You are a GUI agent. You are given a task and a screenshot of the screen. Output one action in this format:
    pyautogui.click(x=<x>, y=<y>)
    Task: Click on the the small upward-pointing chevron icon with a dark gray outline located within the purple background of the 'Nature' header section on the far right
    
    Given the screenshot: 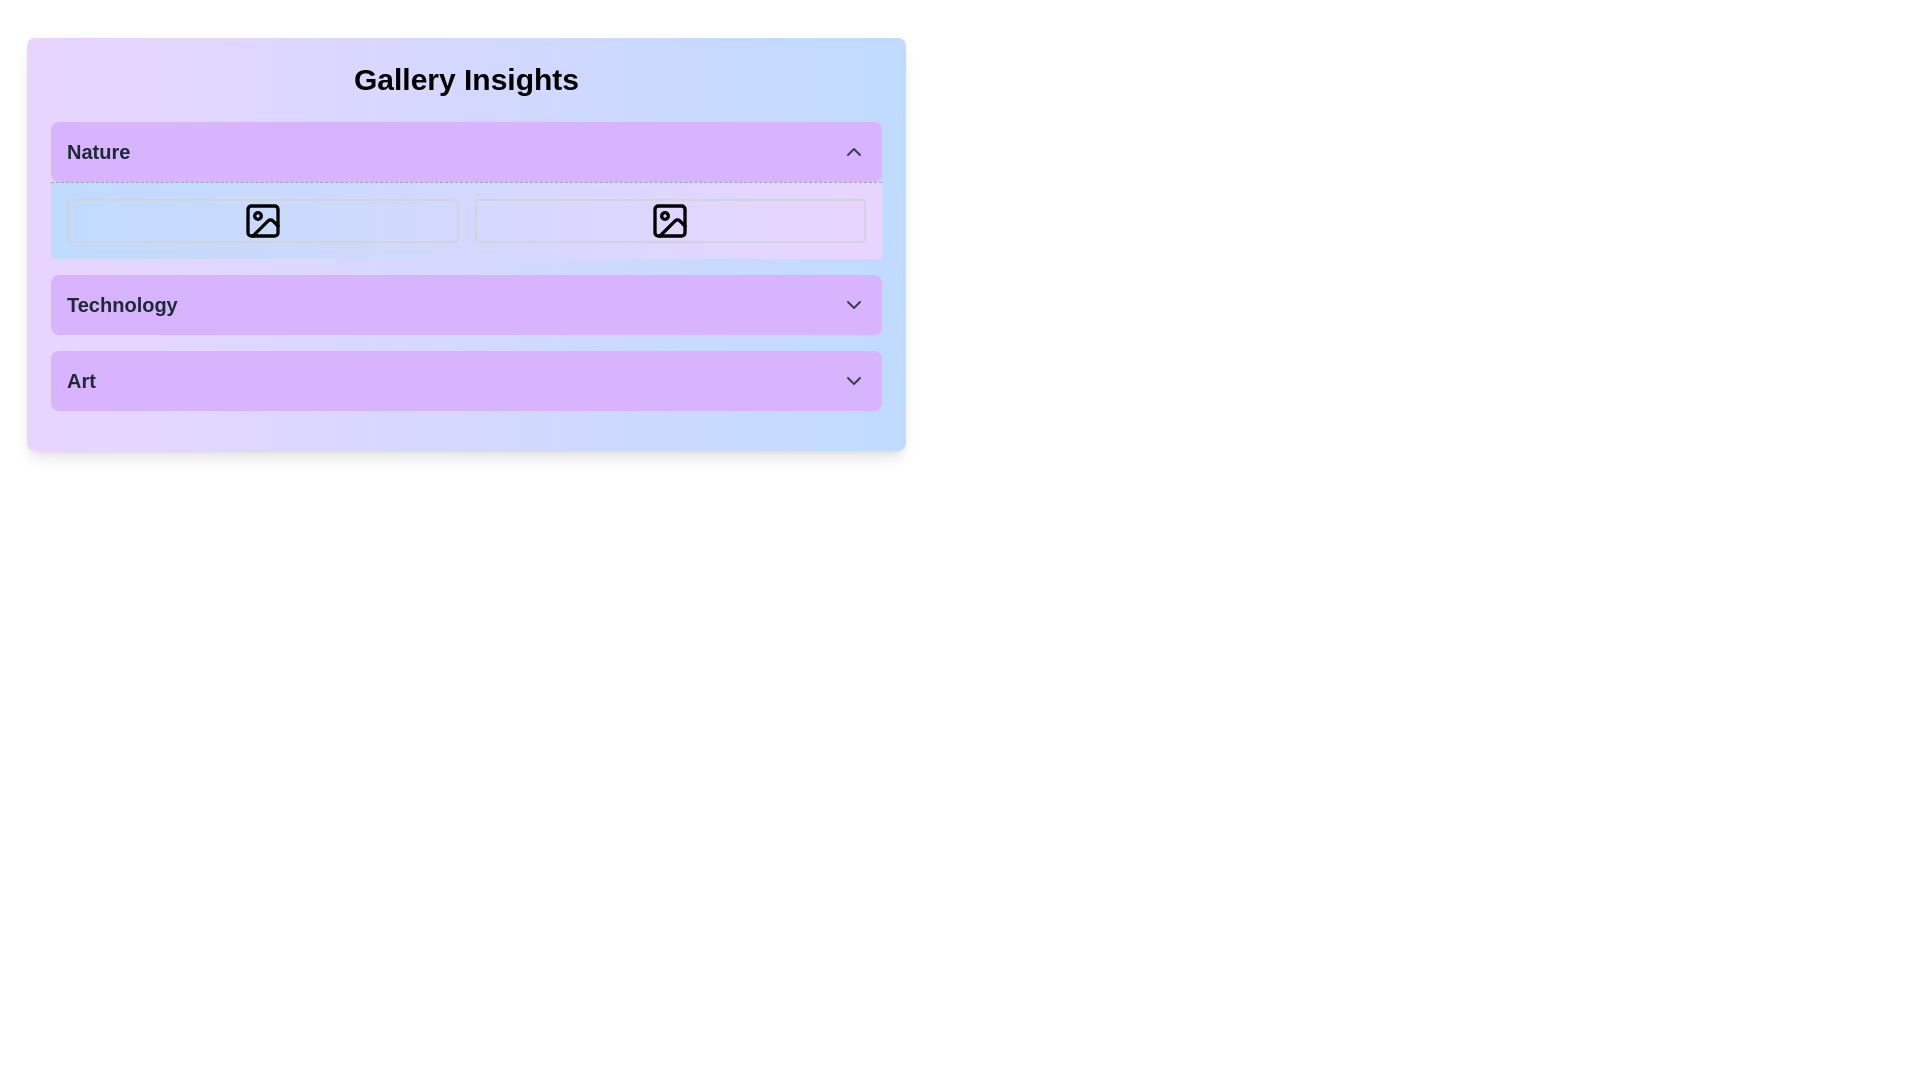 What is the action you would take?
    pyautogui.click(x=854, y=150)
    